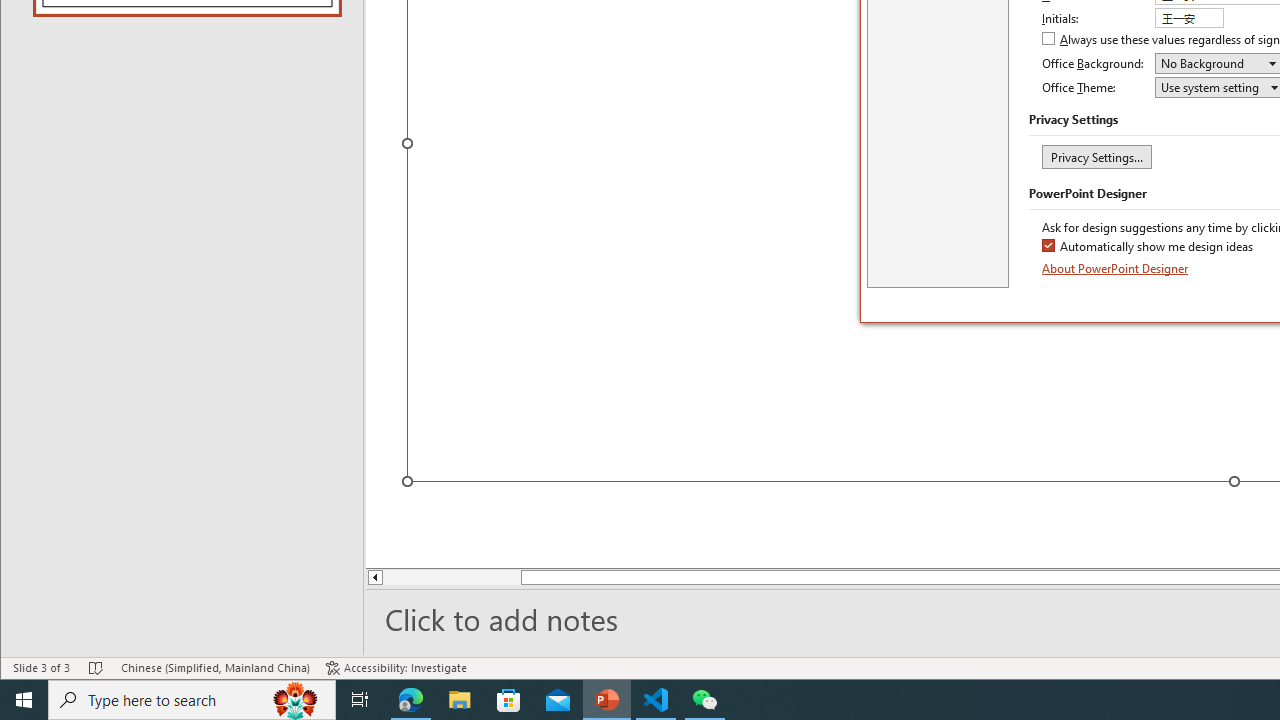  Describe the element at coordinates (1095, 155) in the screenshot. I see `'Privacy Settings...'` at that location.